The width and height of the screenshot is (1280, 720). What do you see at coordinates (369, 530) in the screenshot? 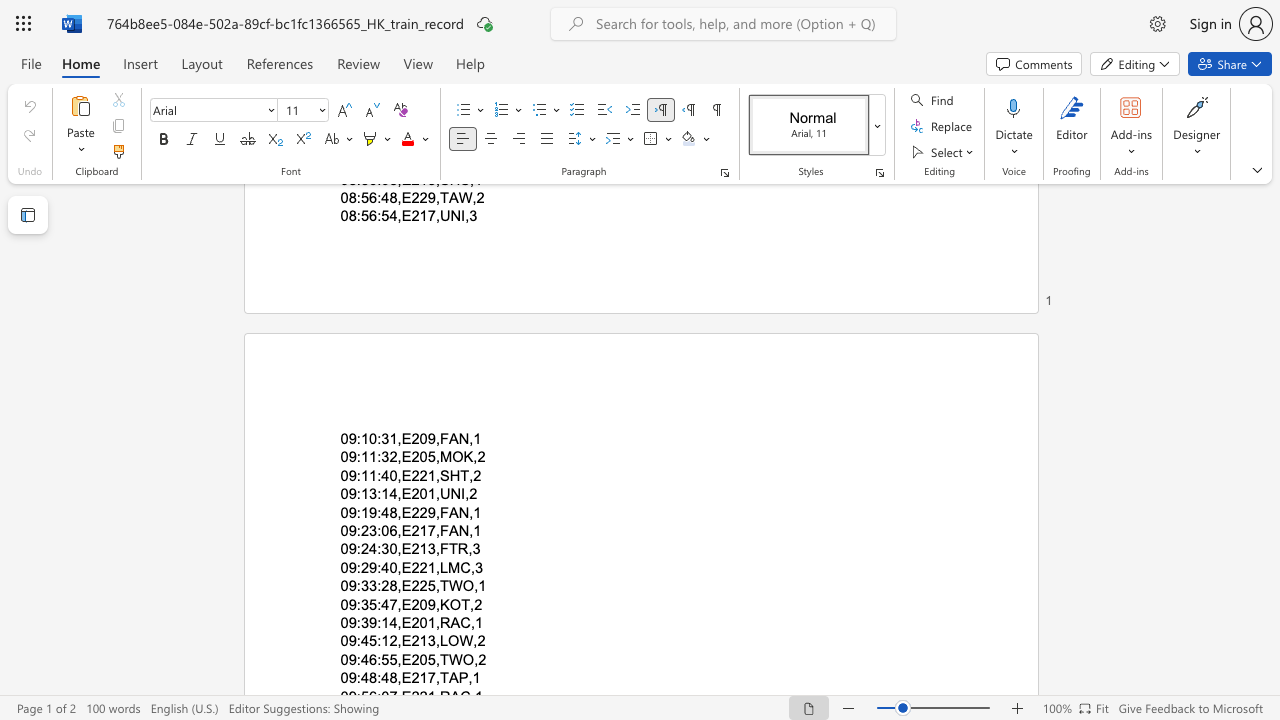
I see `the space between the continuous character "2" and "3" in the text` at bounding box center [369, 530].